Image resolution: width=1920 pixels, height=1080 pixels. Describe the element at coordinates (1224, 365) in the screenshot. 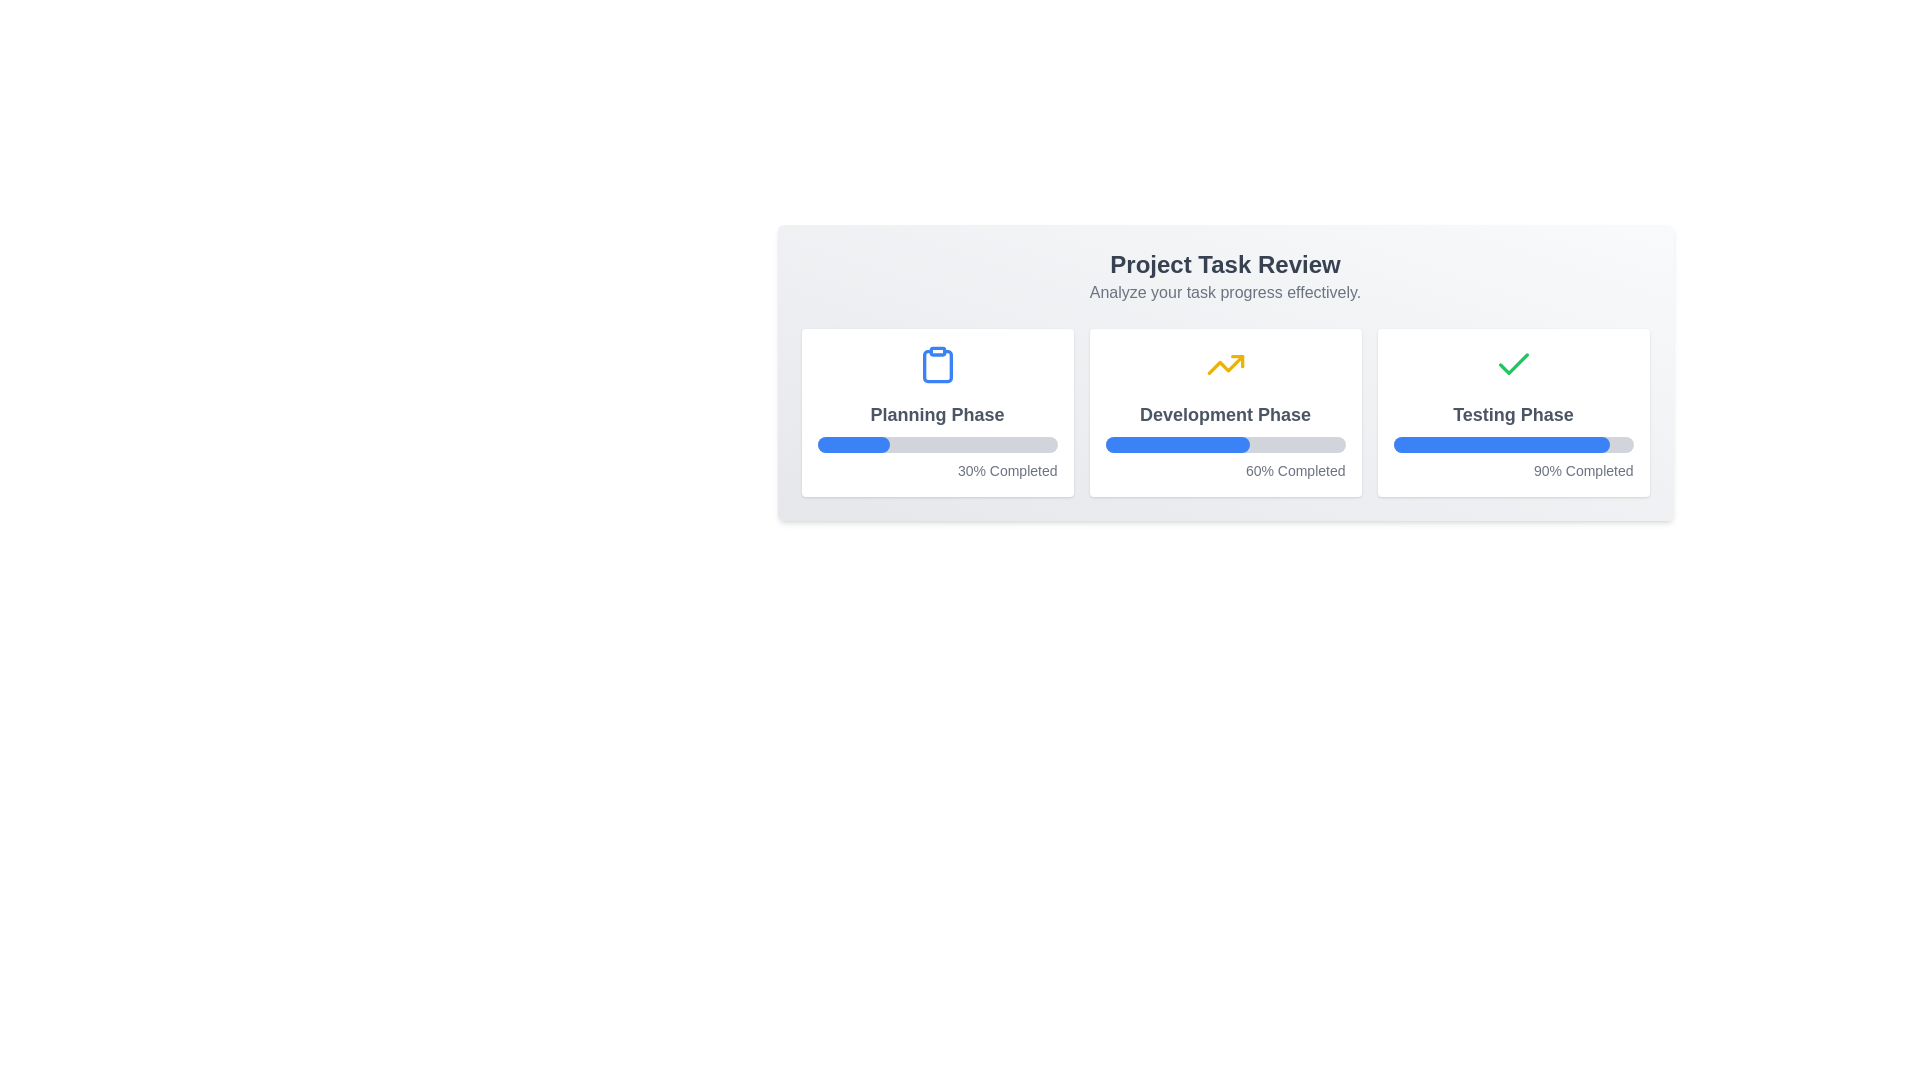

I see `the yellow zigzag arrow icon representing an upward trend located inside the 'Development Phase' card in the interface` at that location.